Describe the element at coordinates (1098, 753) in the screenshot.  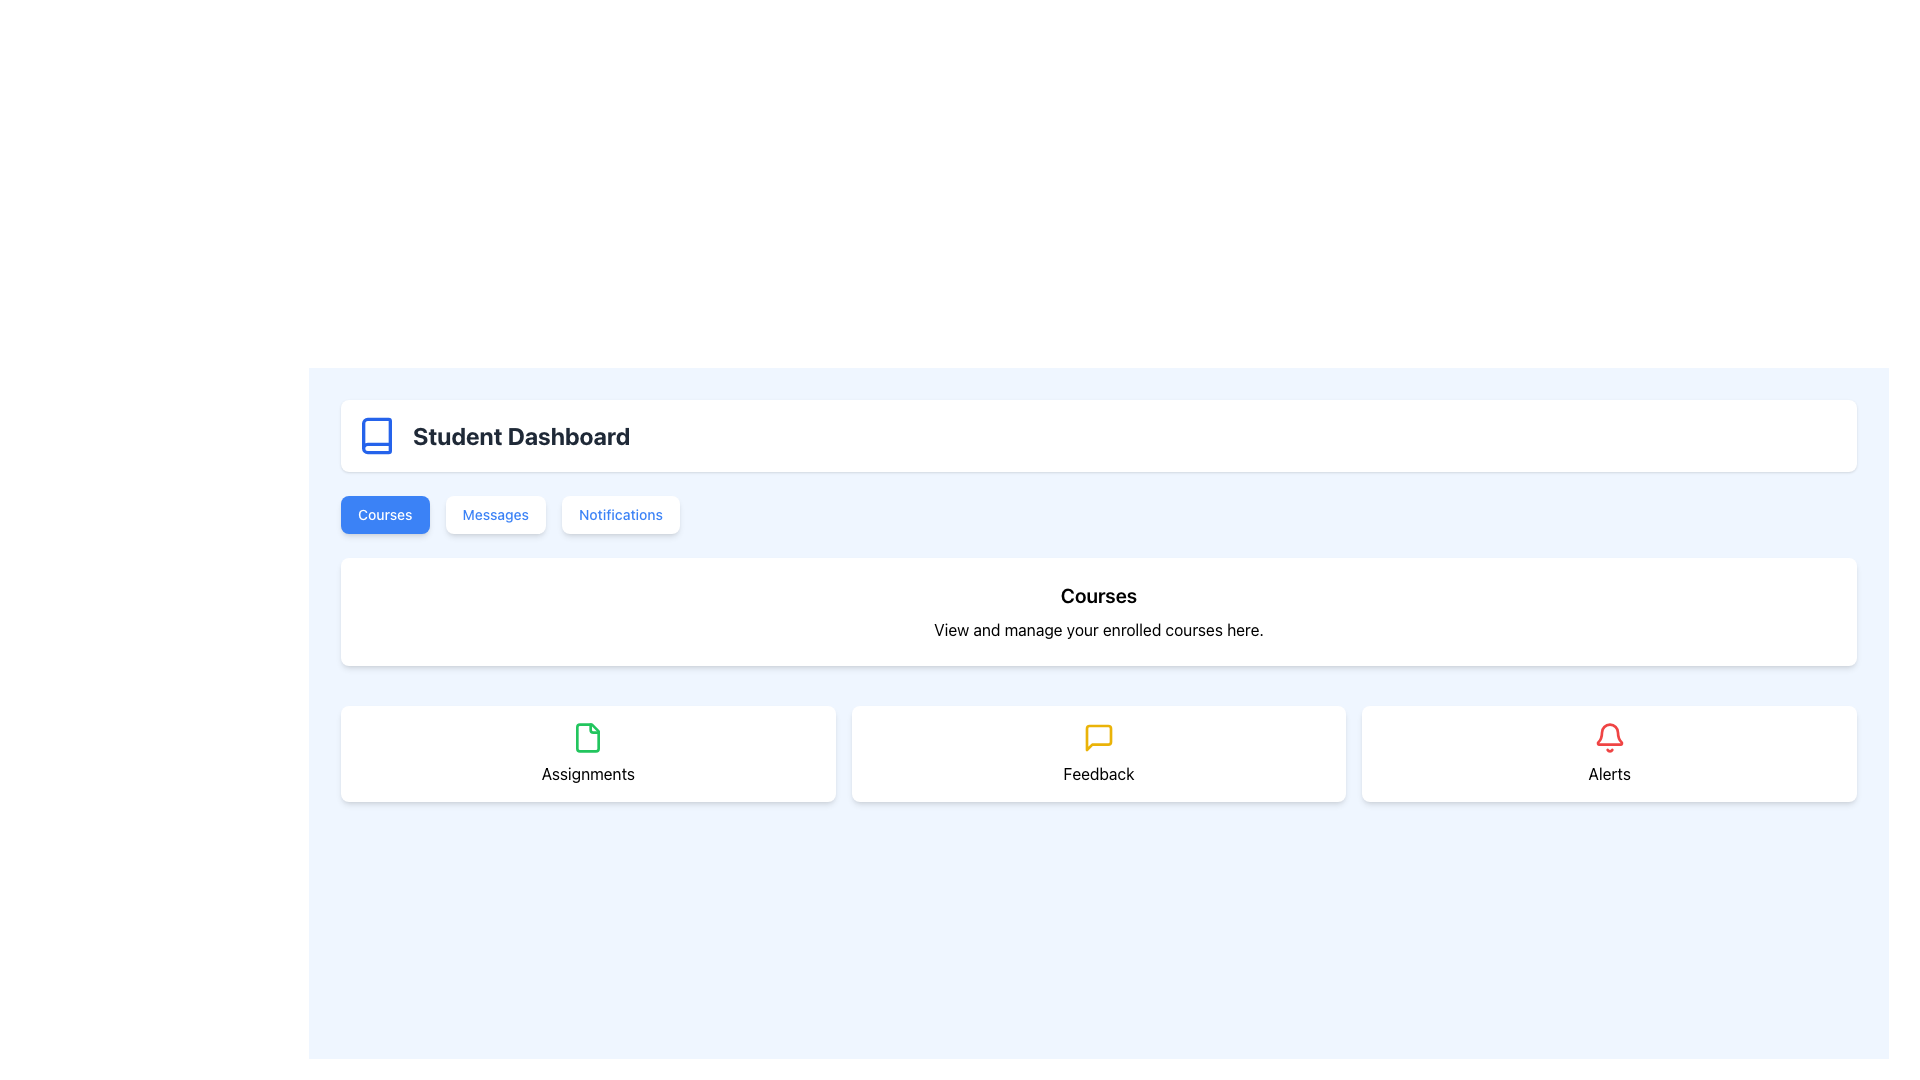
I see `the second card from the left in a horizontal row of three cards, located below the 'Courses' section, which is intended for user feedback functionality` at that location.